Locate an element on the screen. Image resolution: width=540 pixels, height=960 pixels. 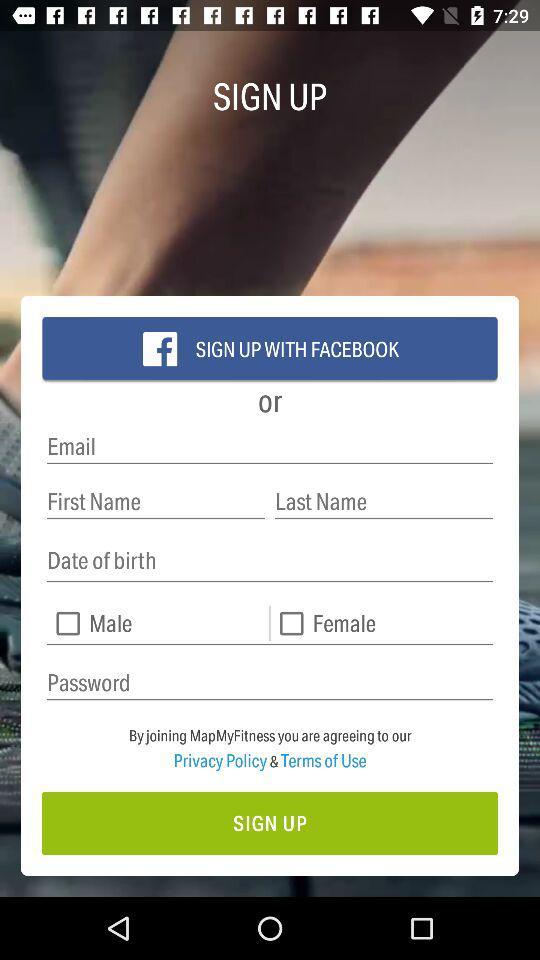
your last name is located at coordinates (383, 500).